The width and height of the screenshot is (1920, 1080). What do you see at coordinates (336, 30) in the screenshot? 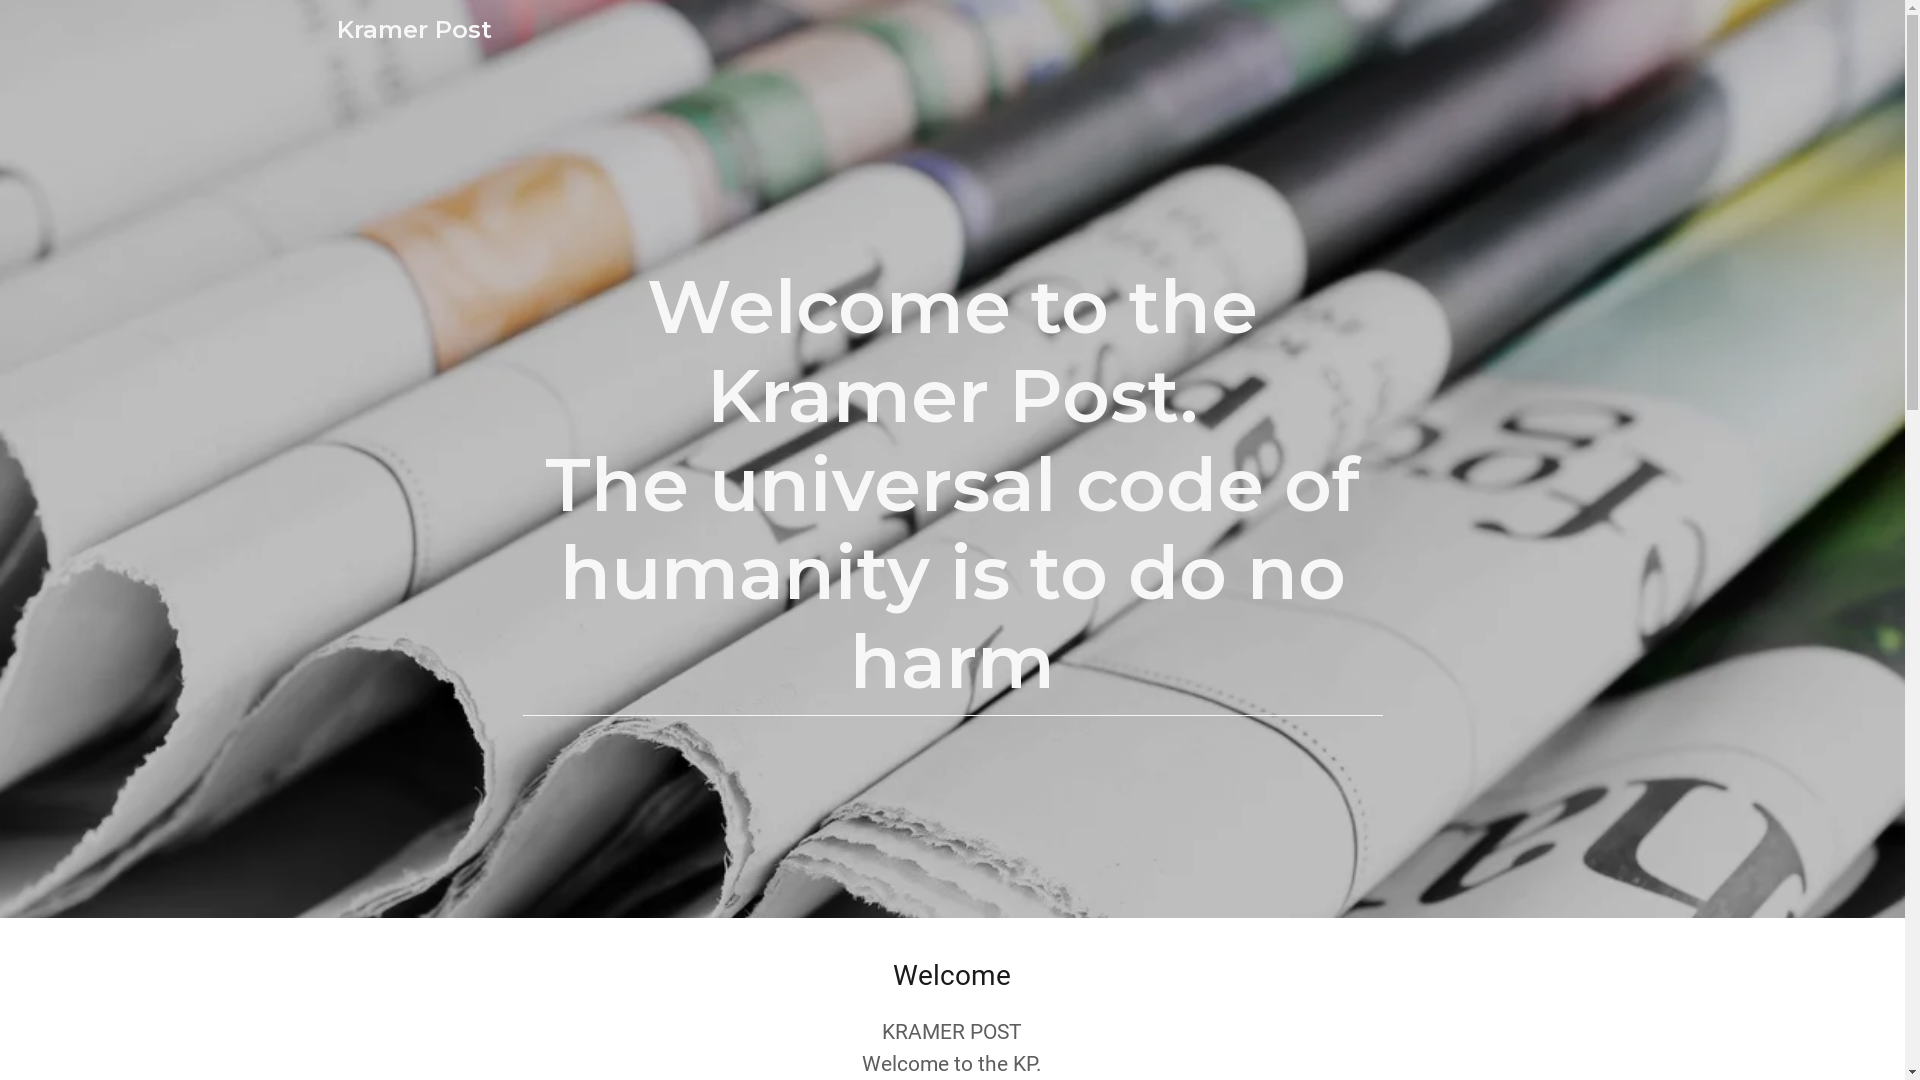
I see `'Kramer Post'` at bounding box center [336, 30].